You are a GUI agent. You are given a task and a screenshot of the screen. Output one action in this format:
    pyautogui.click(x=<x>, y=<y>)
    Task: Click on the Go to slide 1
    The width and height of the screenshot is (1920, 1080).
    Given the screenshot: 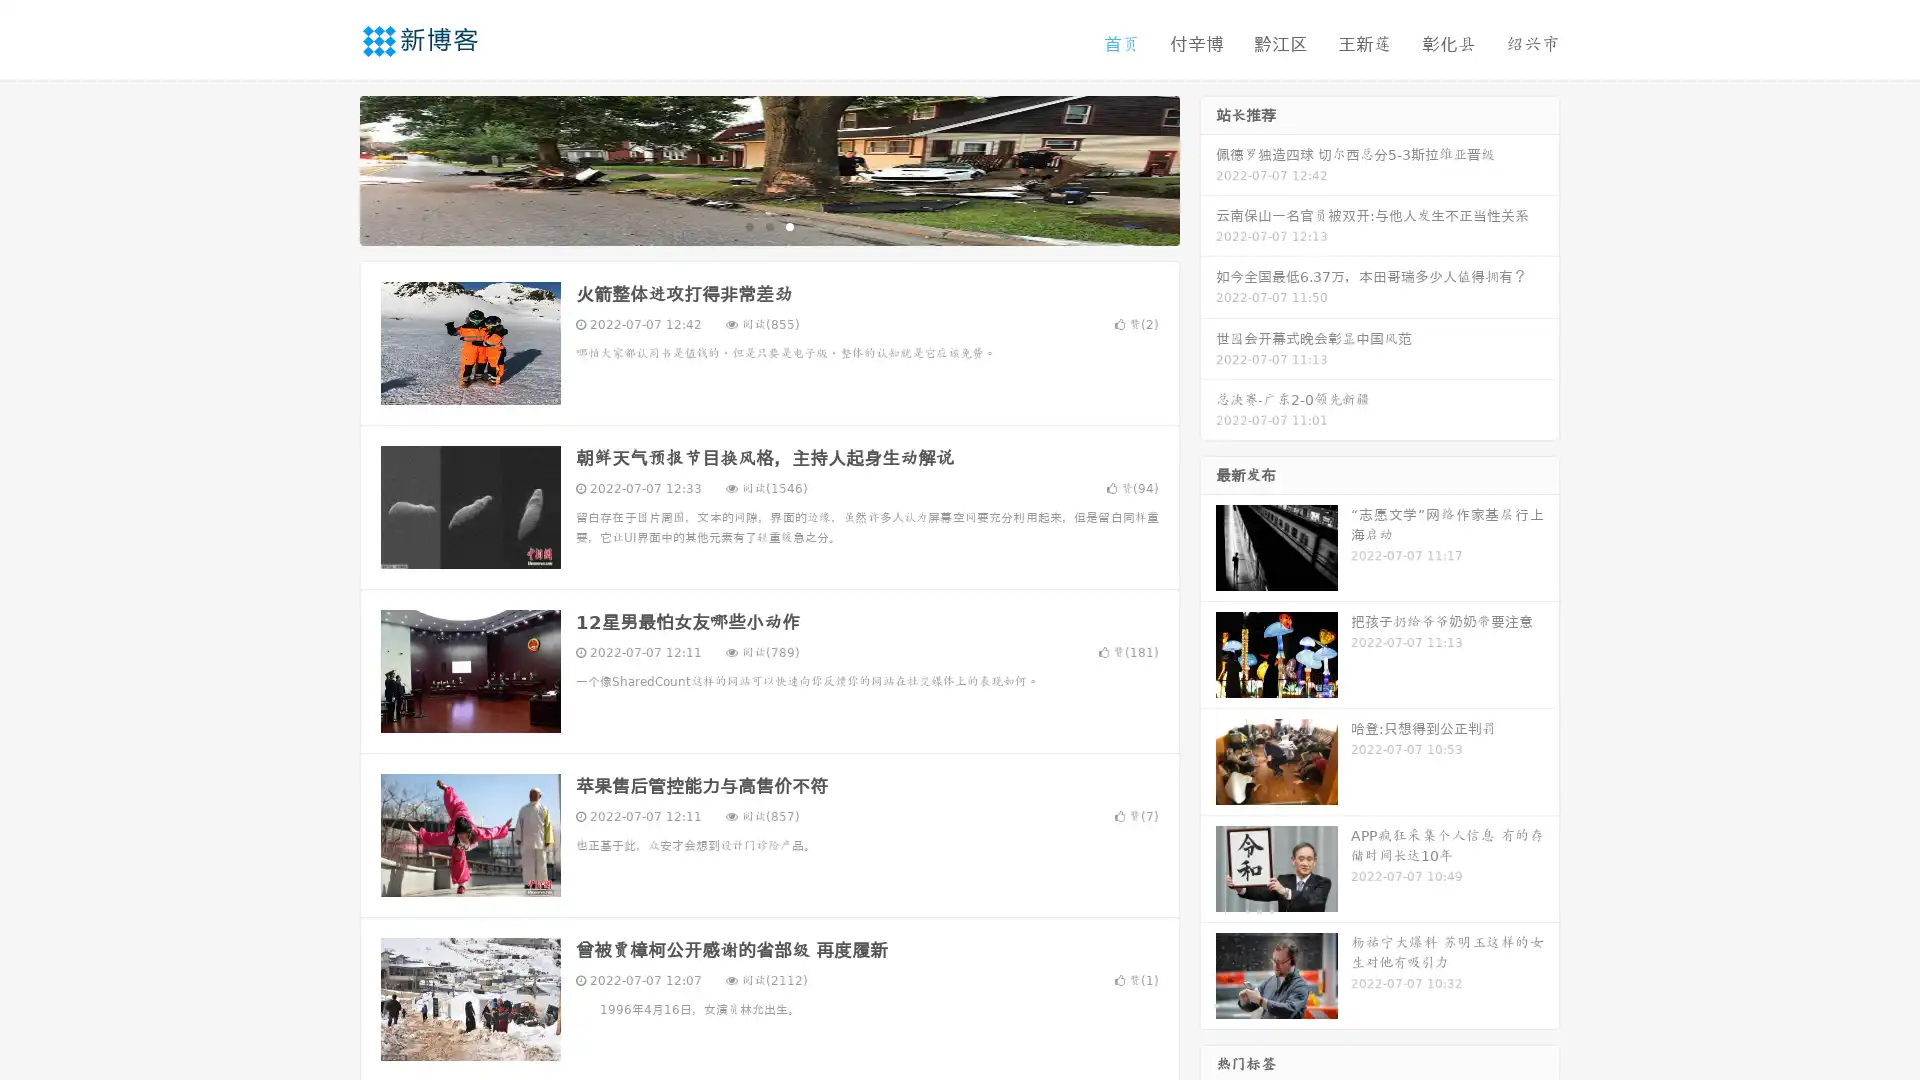 What is the action you would take?
    pyautogui.click(x=748, y=225)
    